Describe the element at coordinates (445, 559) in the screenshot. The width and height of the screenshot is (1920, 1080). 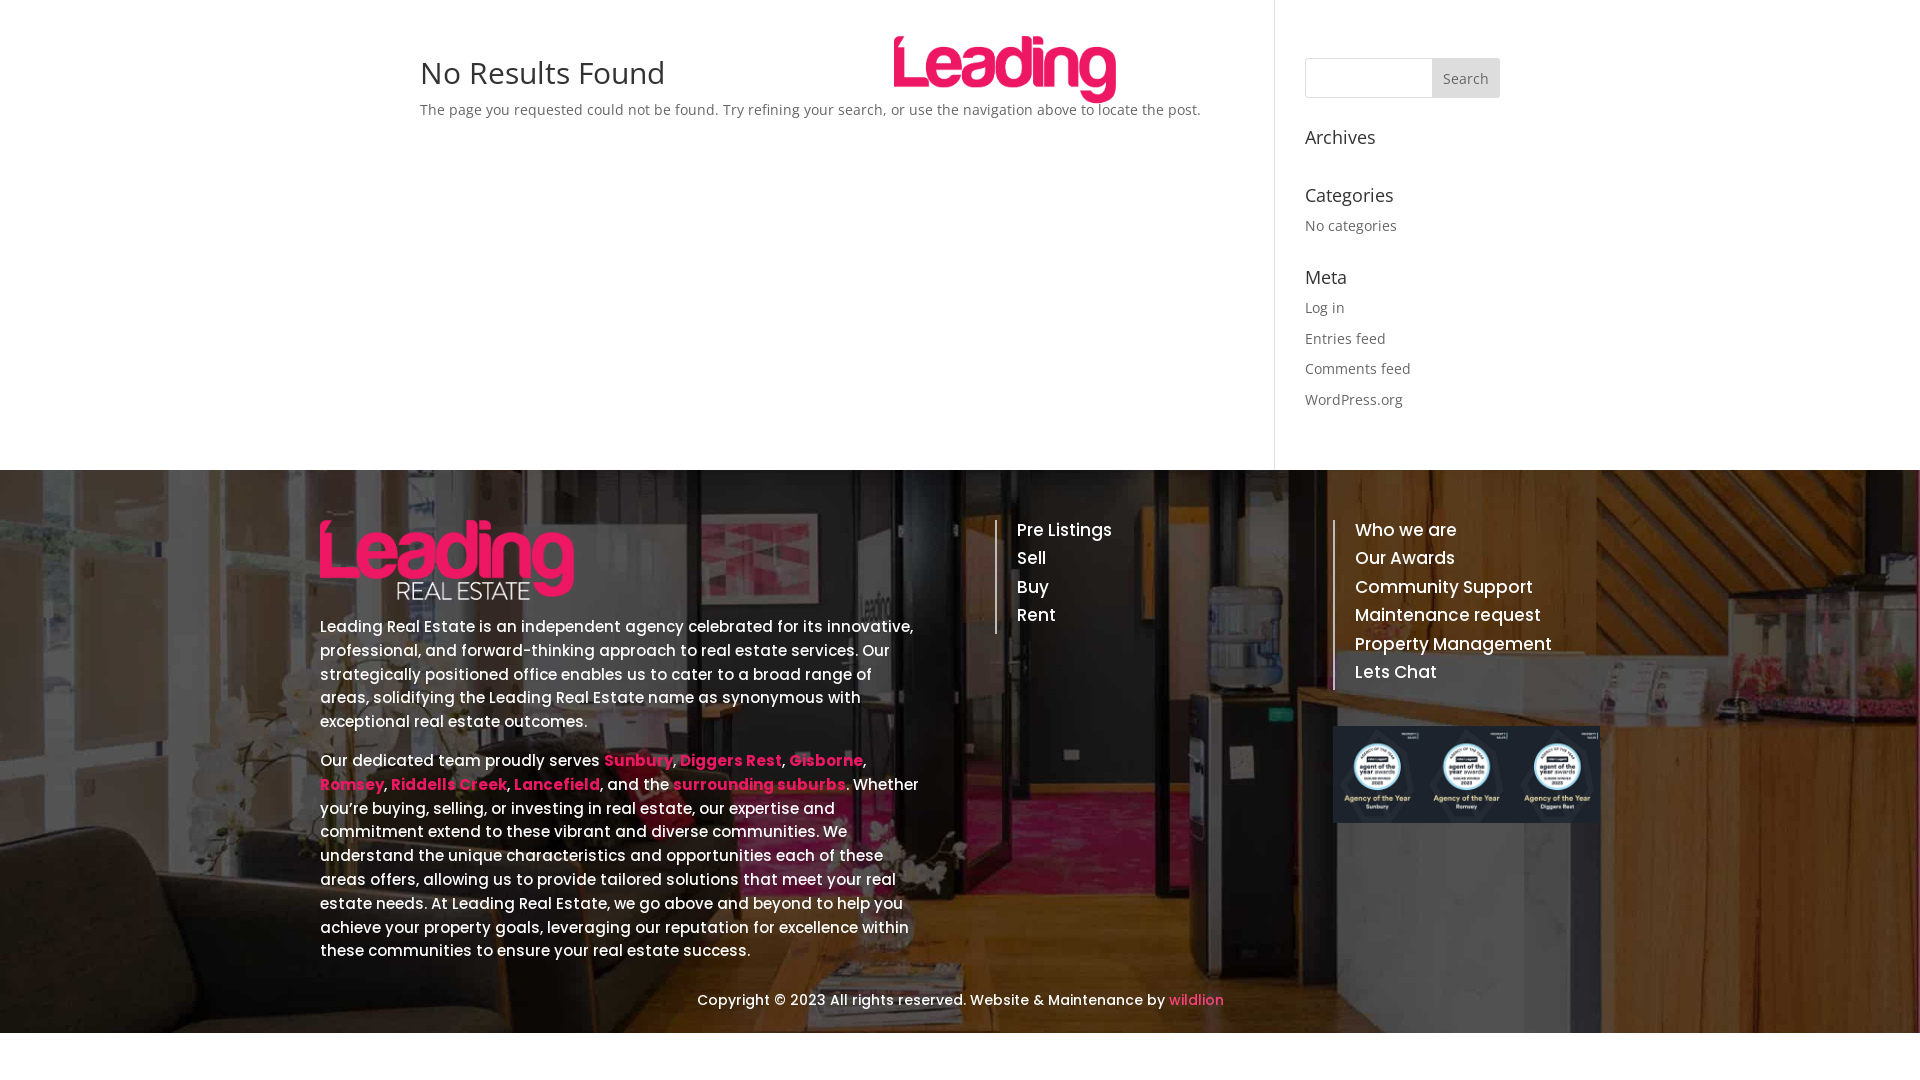
I see `'logo.white_'` at that location.